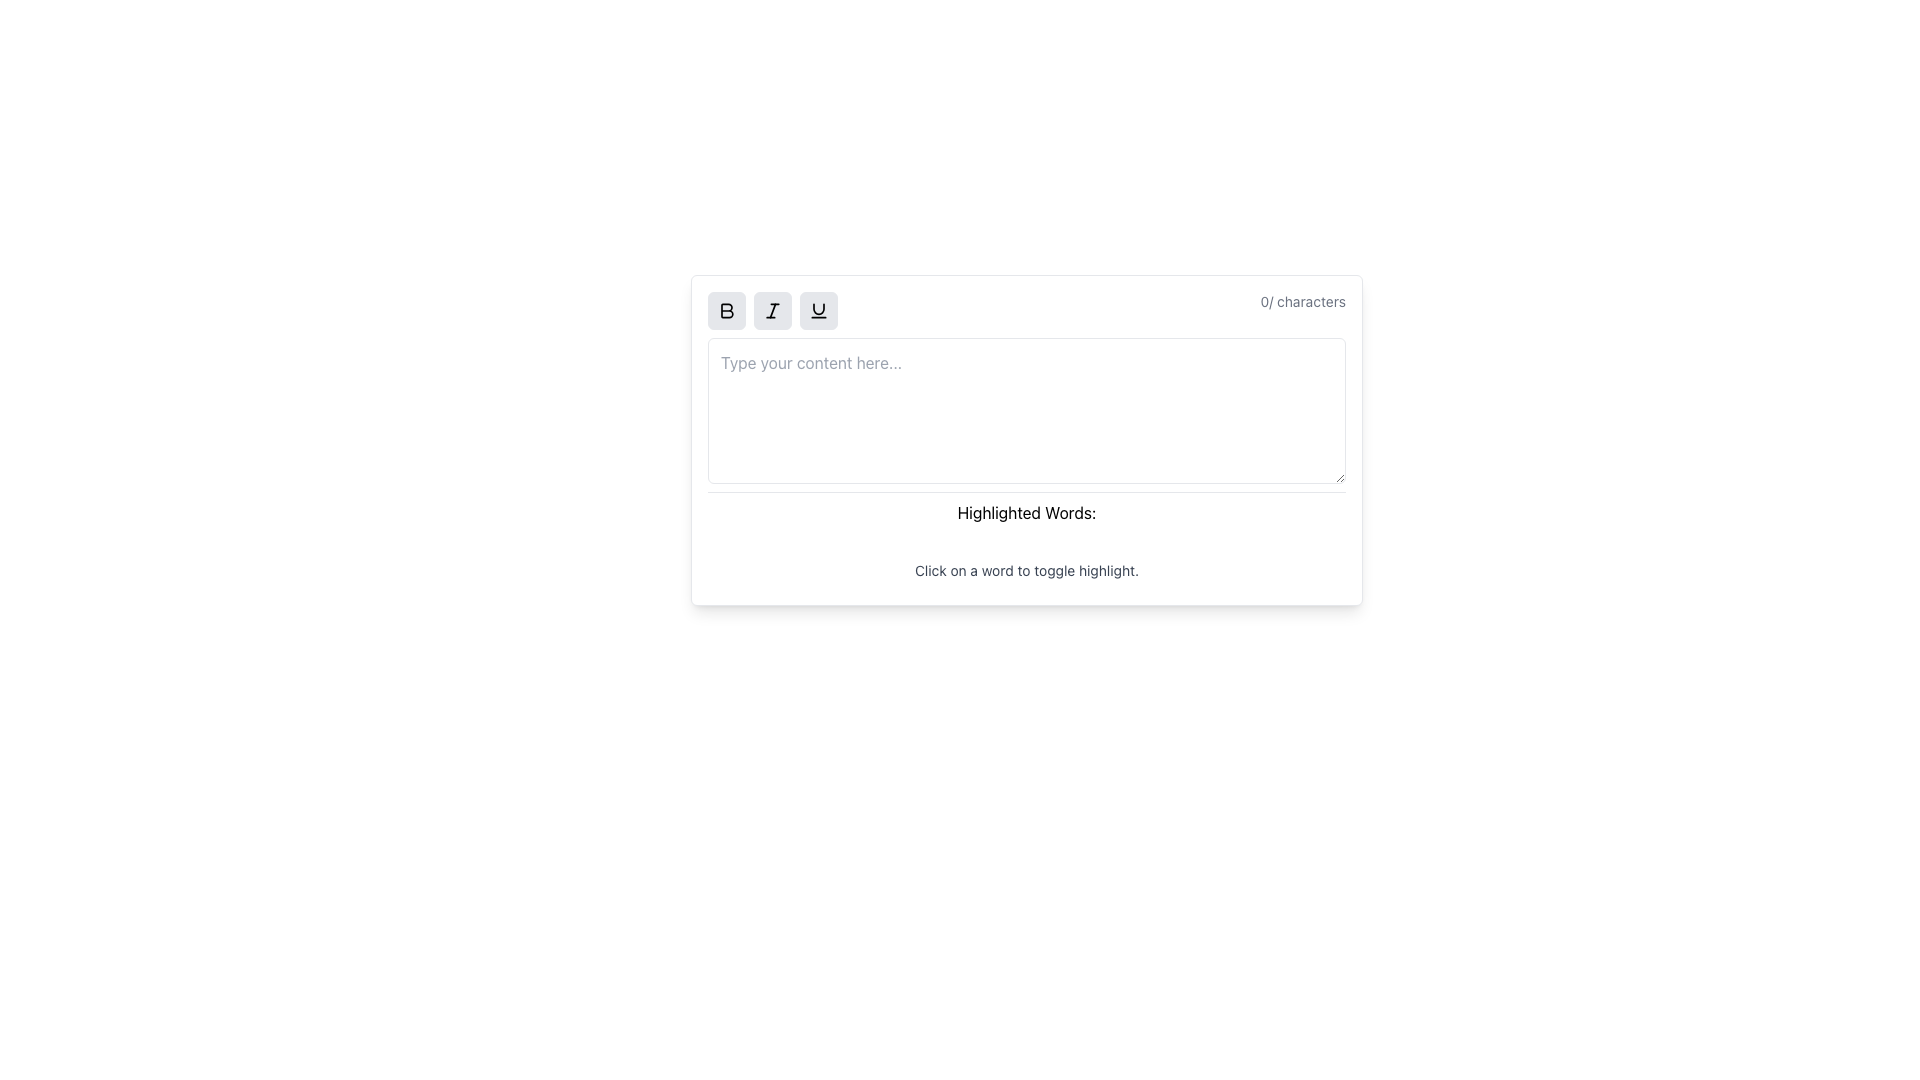 Image resolution: width=1920 pixels, height=1080 pixels. I want to click on the 'Bold' formatting icon located at the top-left corner of the text input area, so click(726, 311).